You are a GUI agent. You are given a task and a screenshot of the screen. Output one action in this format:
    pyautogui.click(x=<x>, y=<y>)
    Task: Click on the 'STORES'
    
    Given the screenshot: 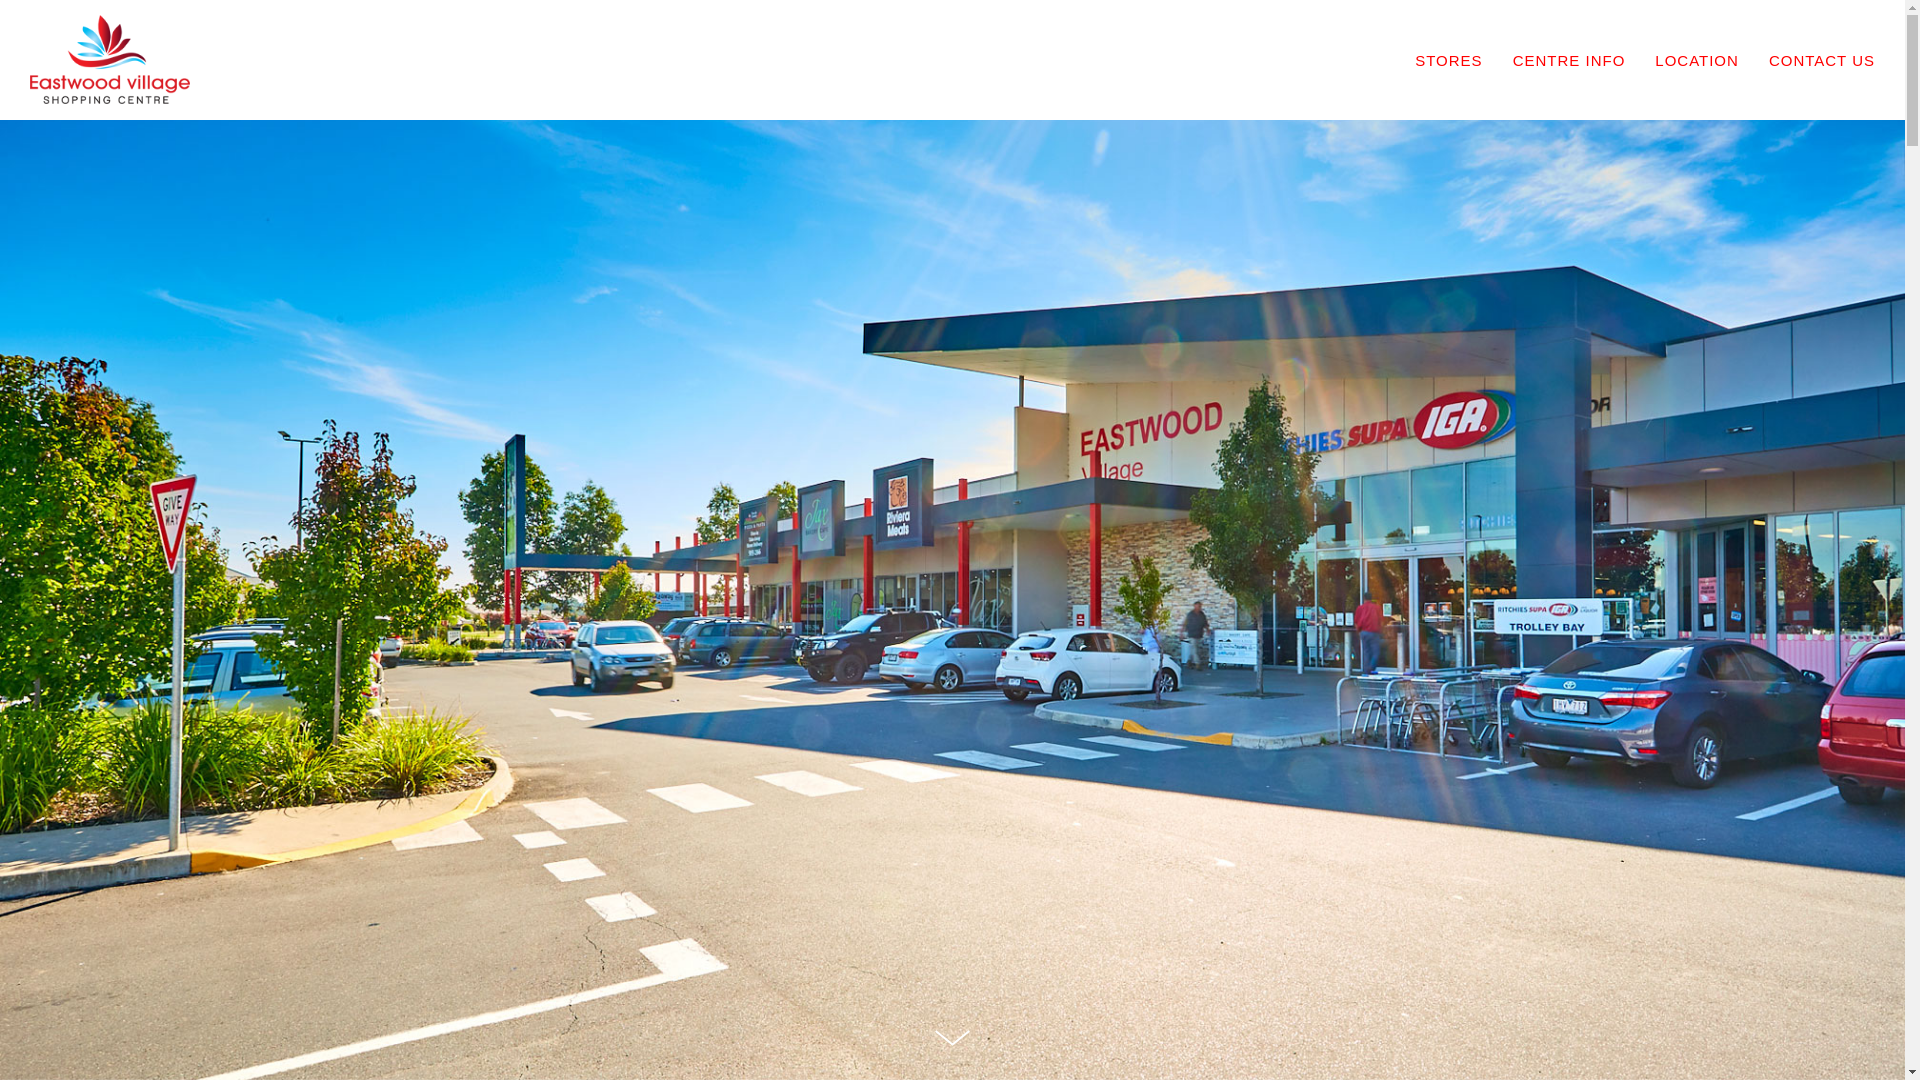 What is the action you would take?
    pyautogui.click(x=1463, y=59)
    